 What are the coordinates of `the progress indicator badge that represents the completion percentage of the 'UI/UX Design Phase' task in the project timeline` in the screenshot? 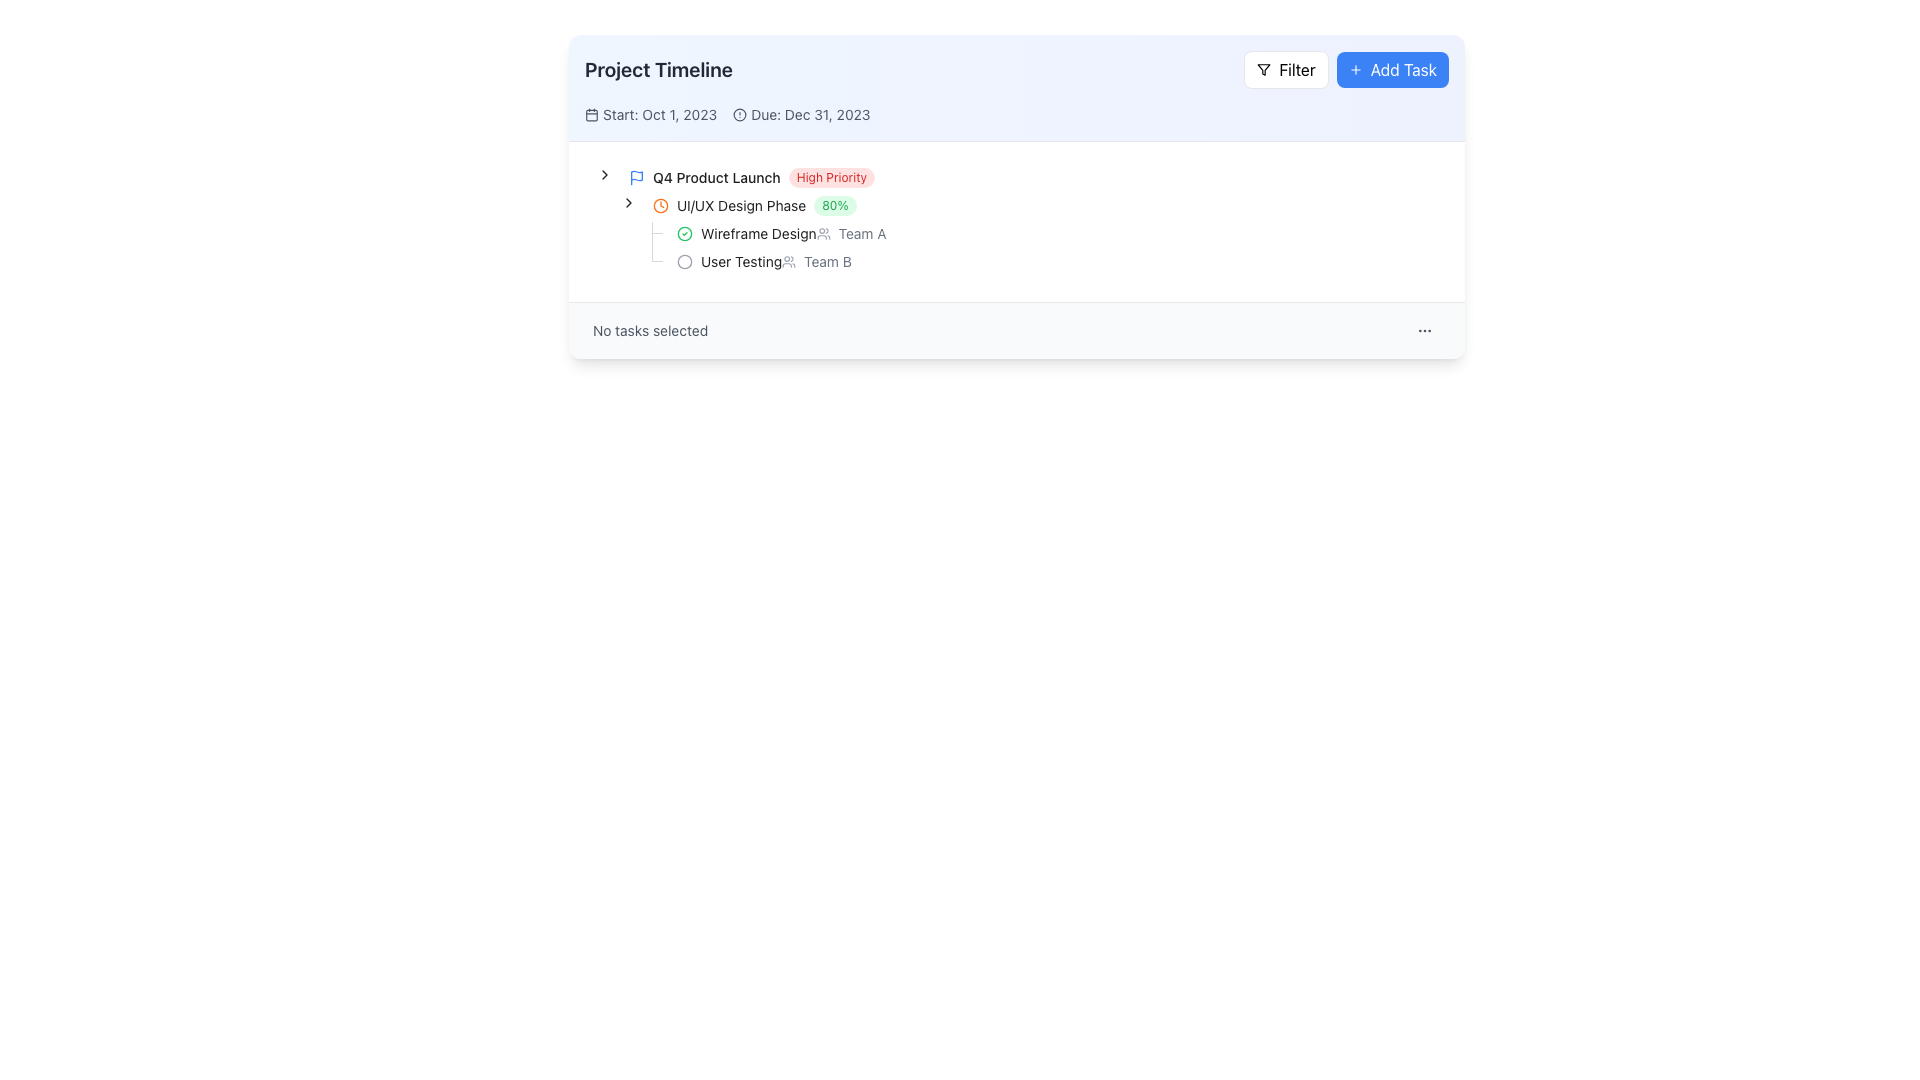 It's located at (835, 205).